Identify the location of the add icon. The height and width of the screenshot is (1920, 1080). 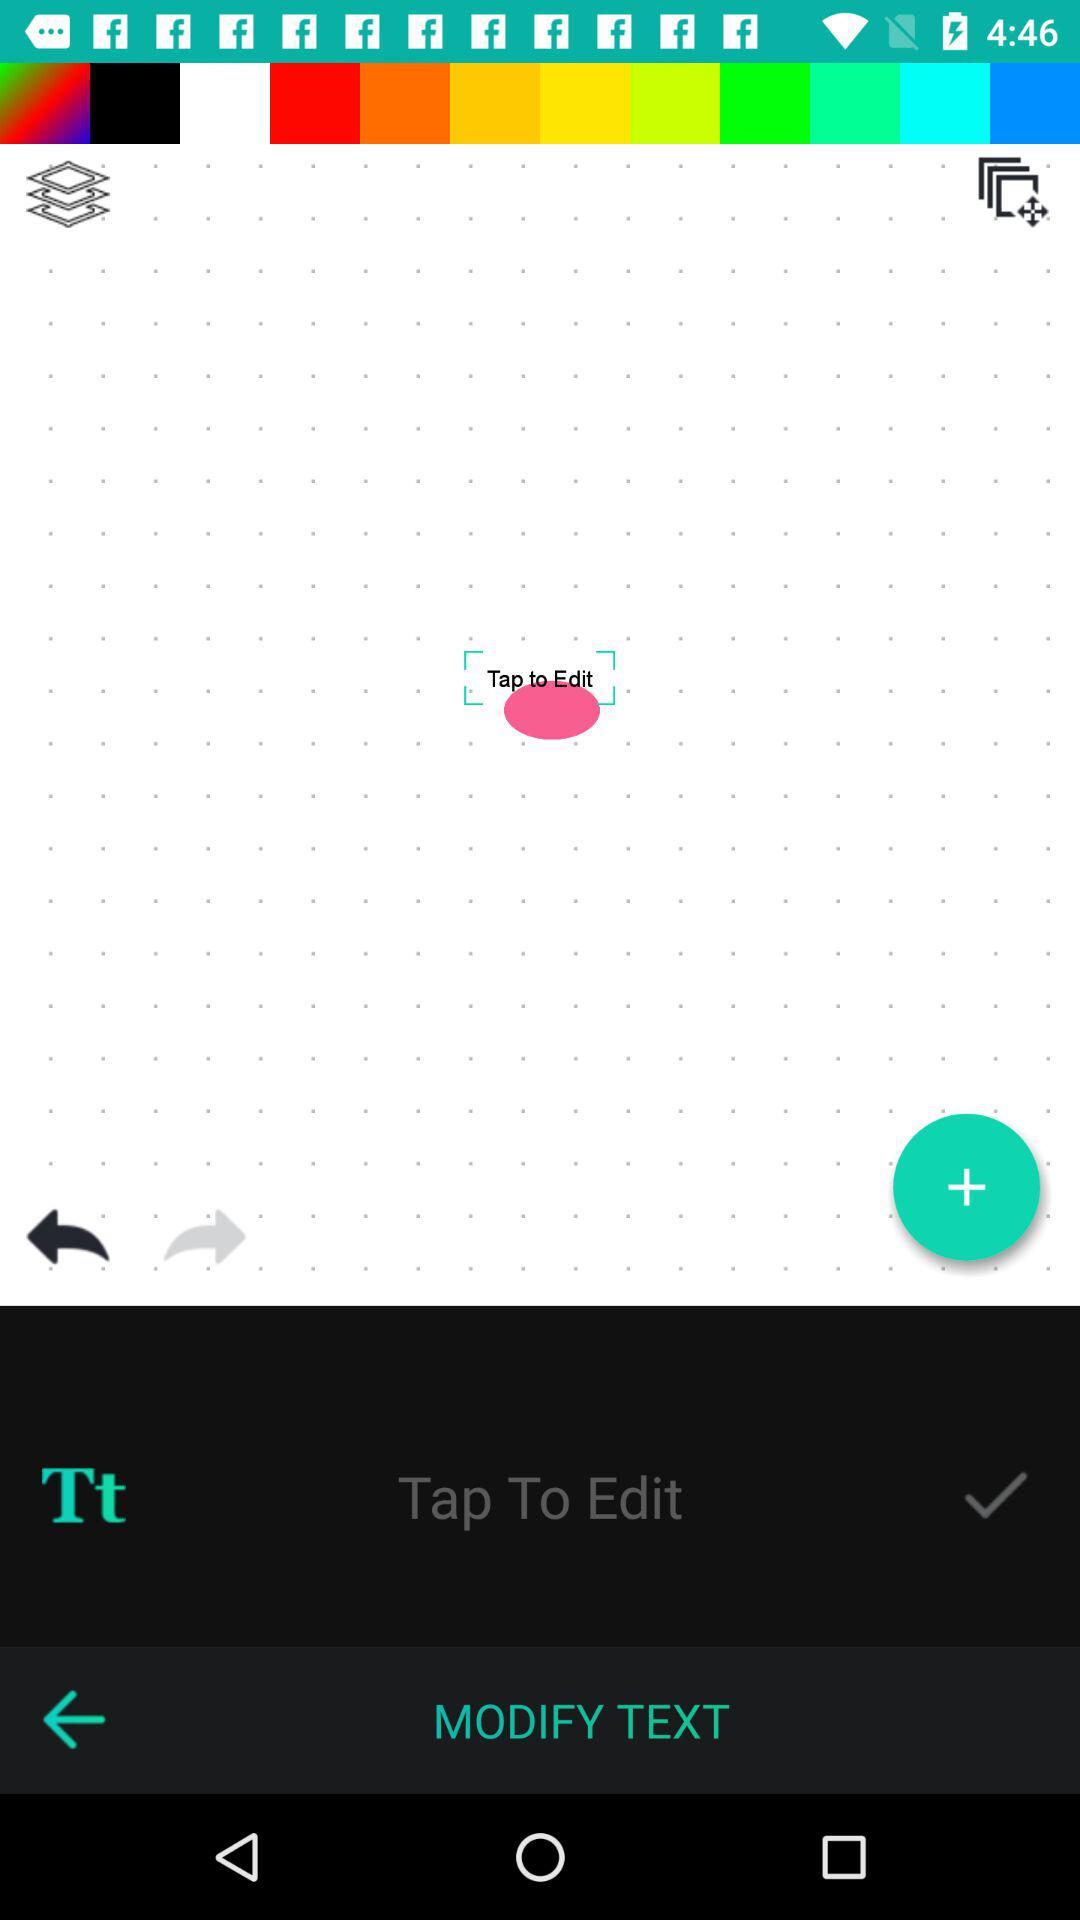
(965, 1187).